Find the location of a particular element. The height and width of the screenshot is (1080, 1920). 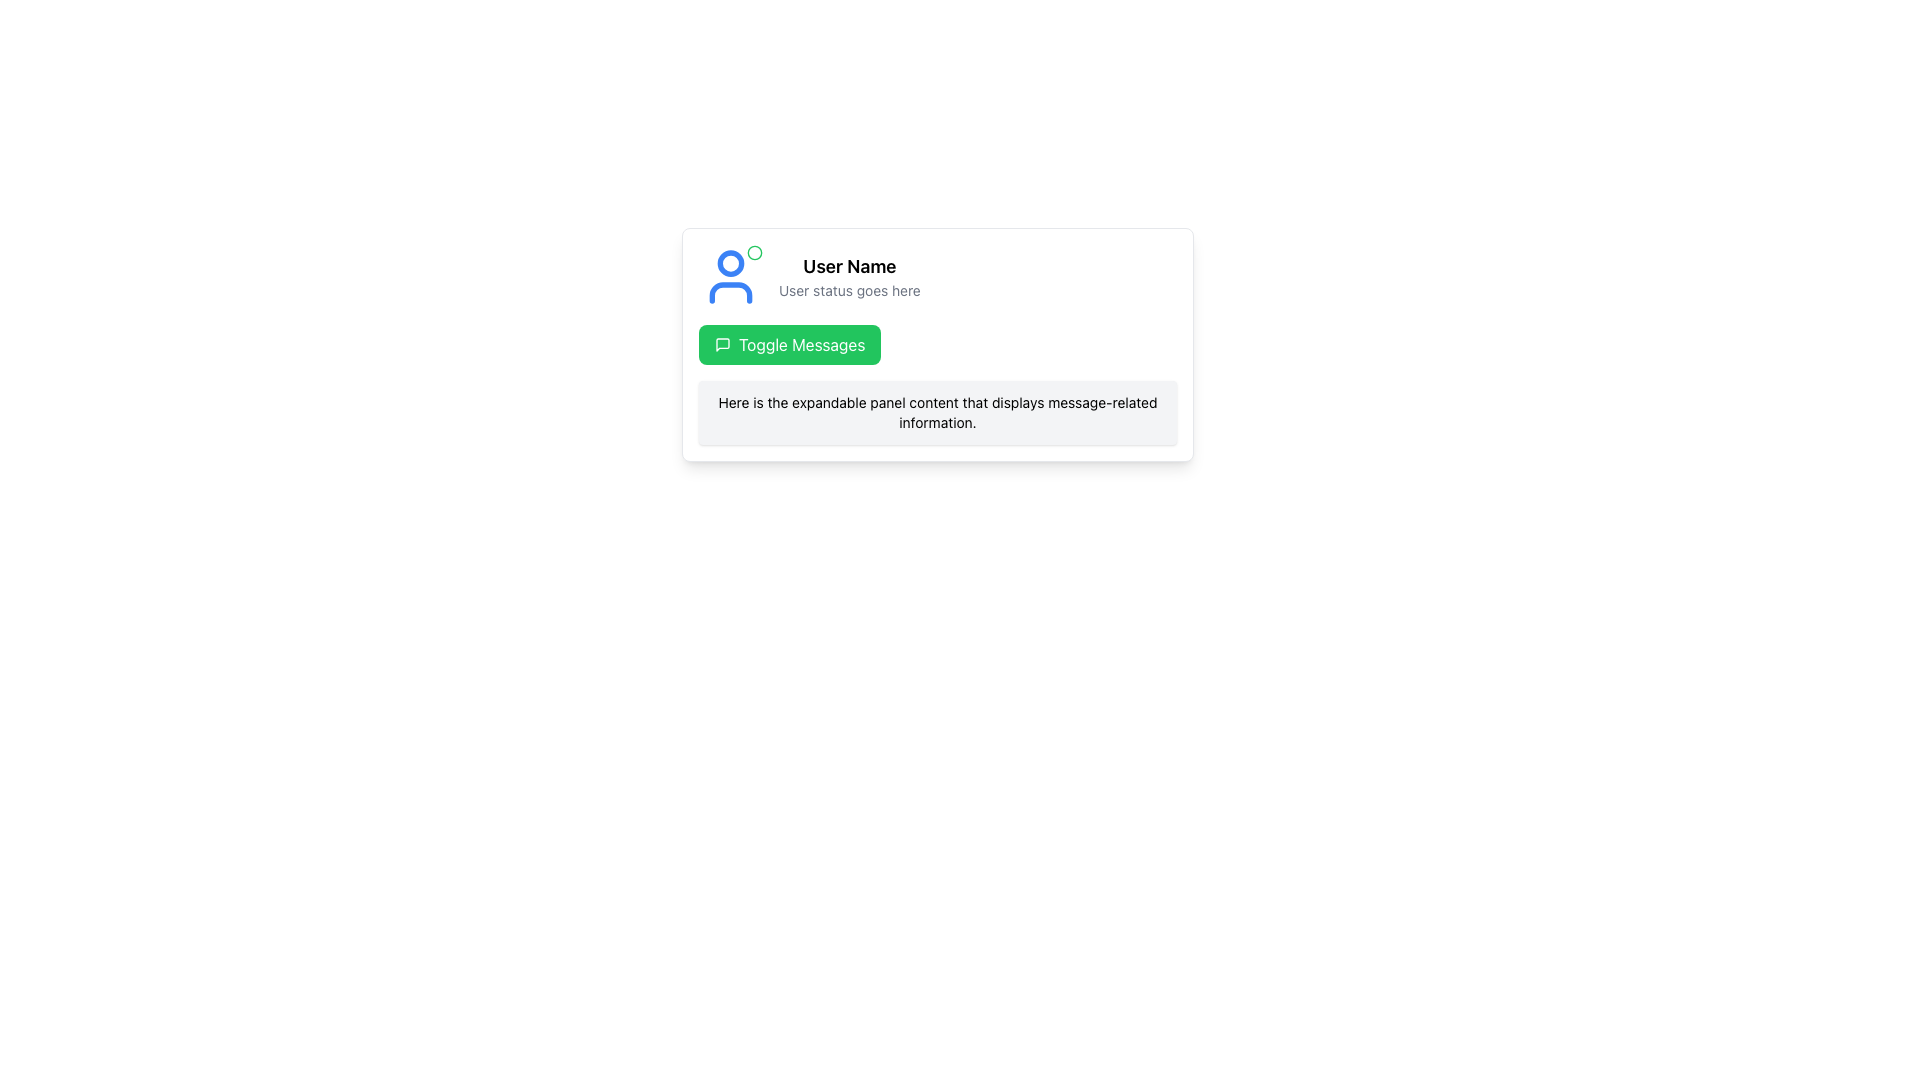

the SVG circle element in the top-right corner of the user profile card, which serves as a status indicator is located at coordinates (753, 250).